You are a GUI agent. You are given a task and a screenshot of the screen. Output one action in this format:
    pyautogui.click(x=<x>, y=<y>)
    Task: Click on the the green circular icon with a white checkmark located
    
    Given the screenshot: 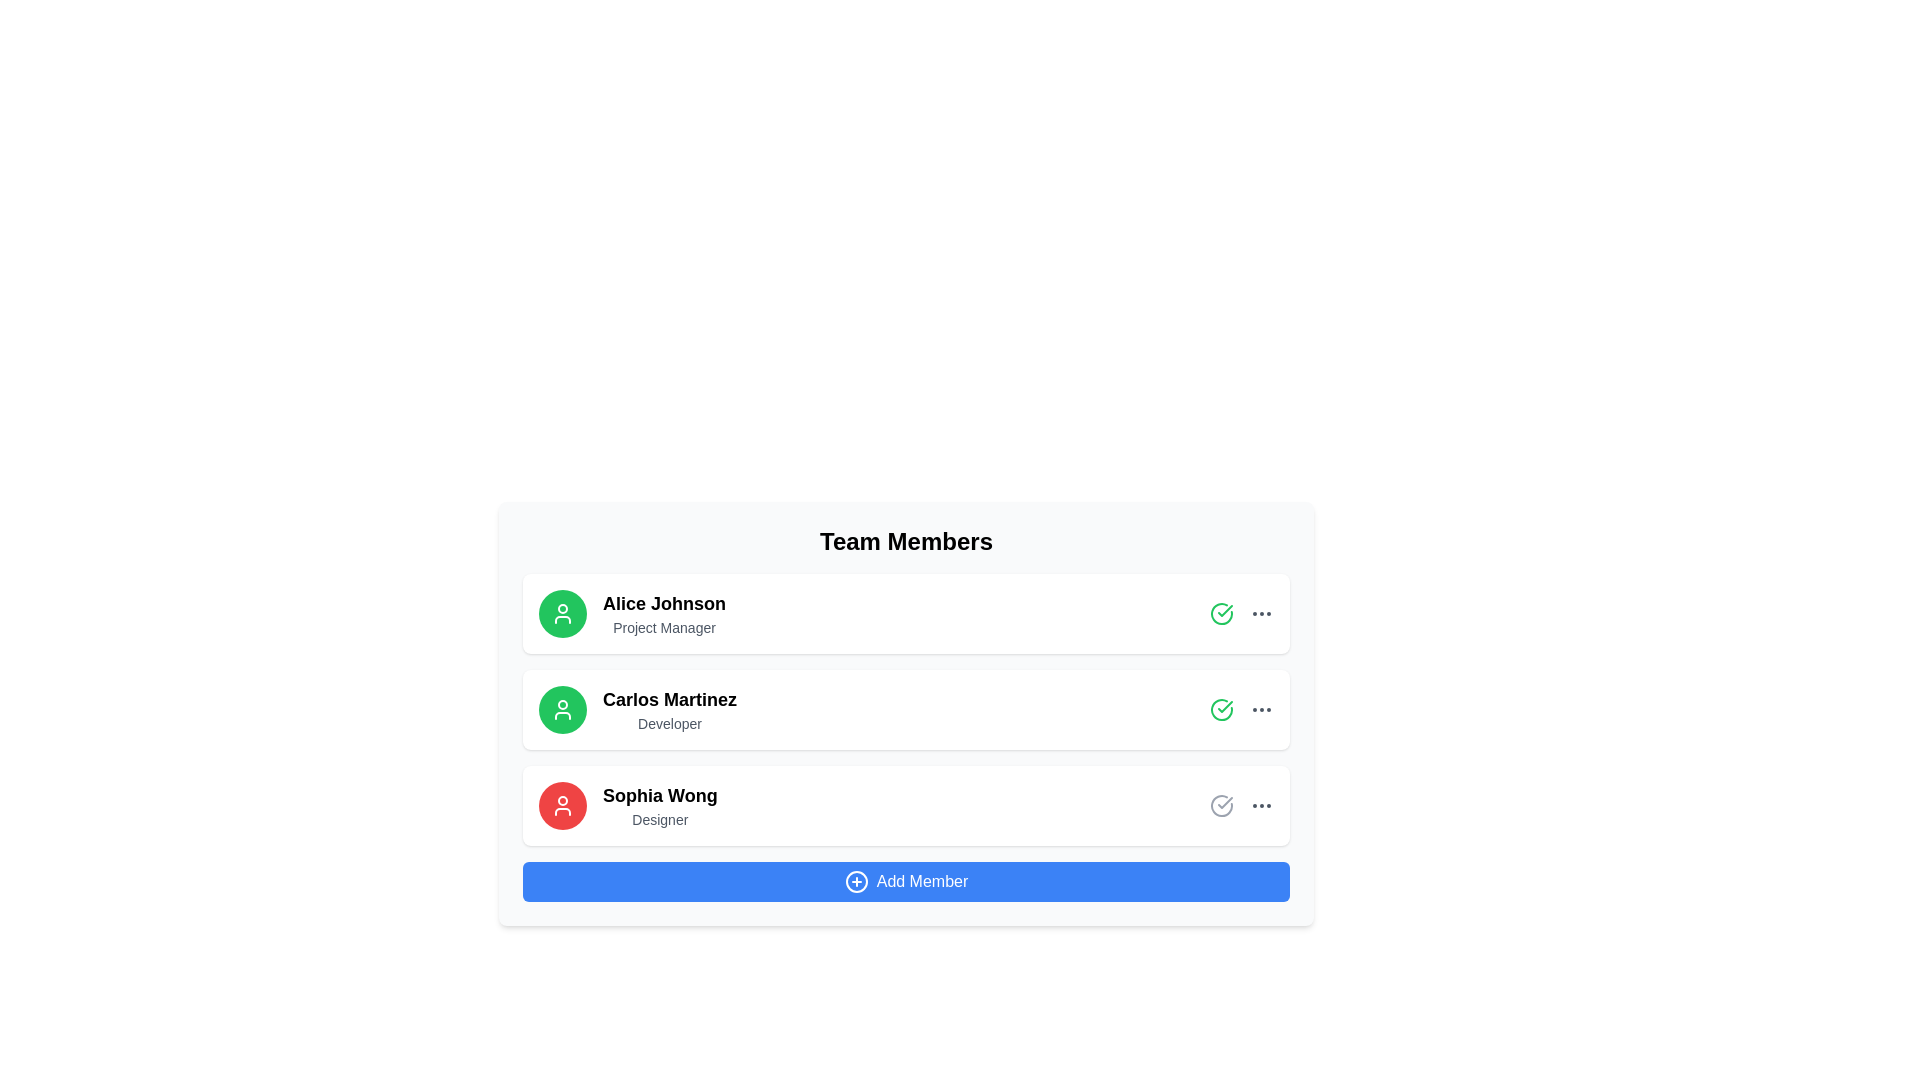 What is the action you would take?
    pyautogui.click(x=1221, y=708)
    